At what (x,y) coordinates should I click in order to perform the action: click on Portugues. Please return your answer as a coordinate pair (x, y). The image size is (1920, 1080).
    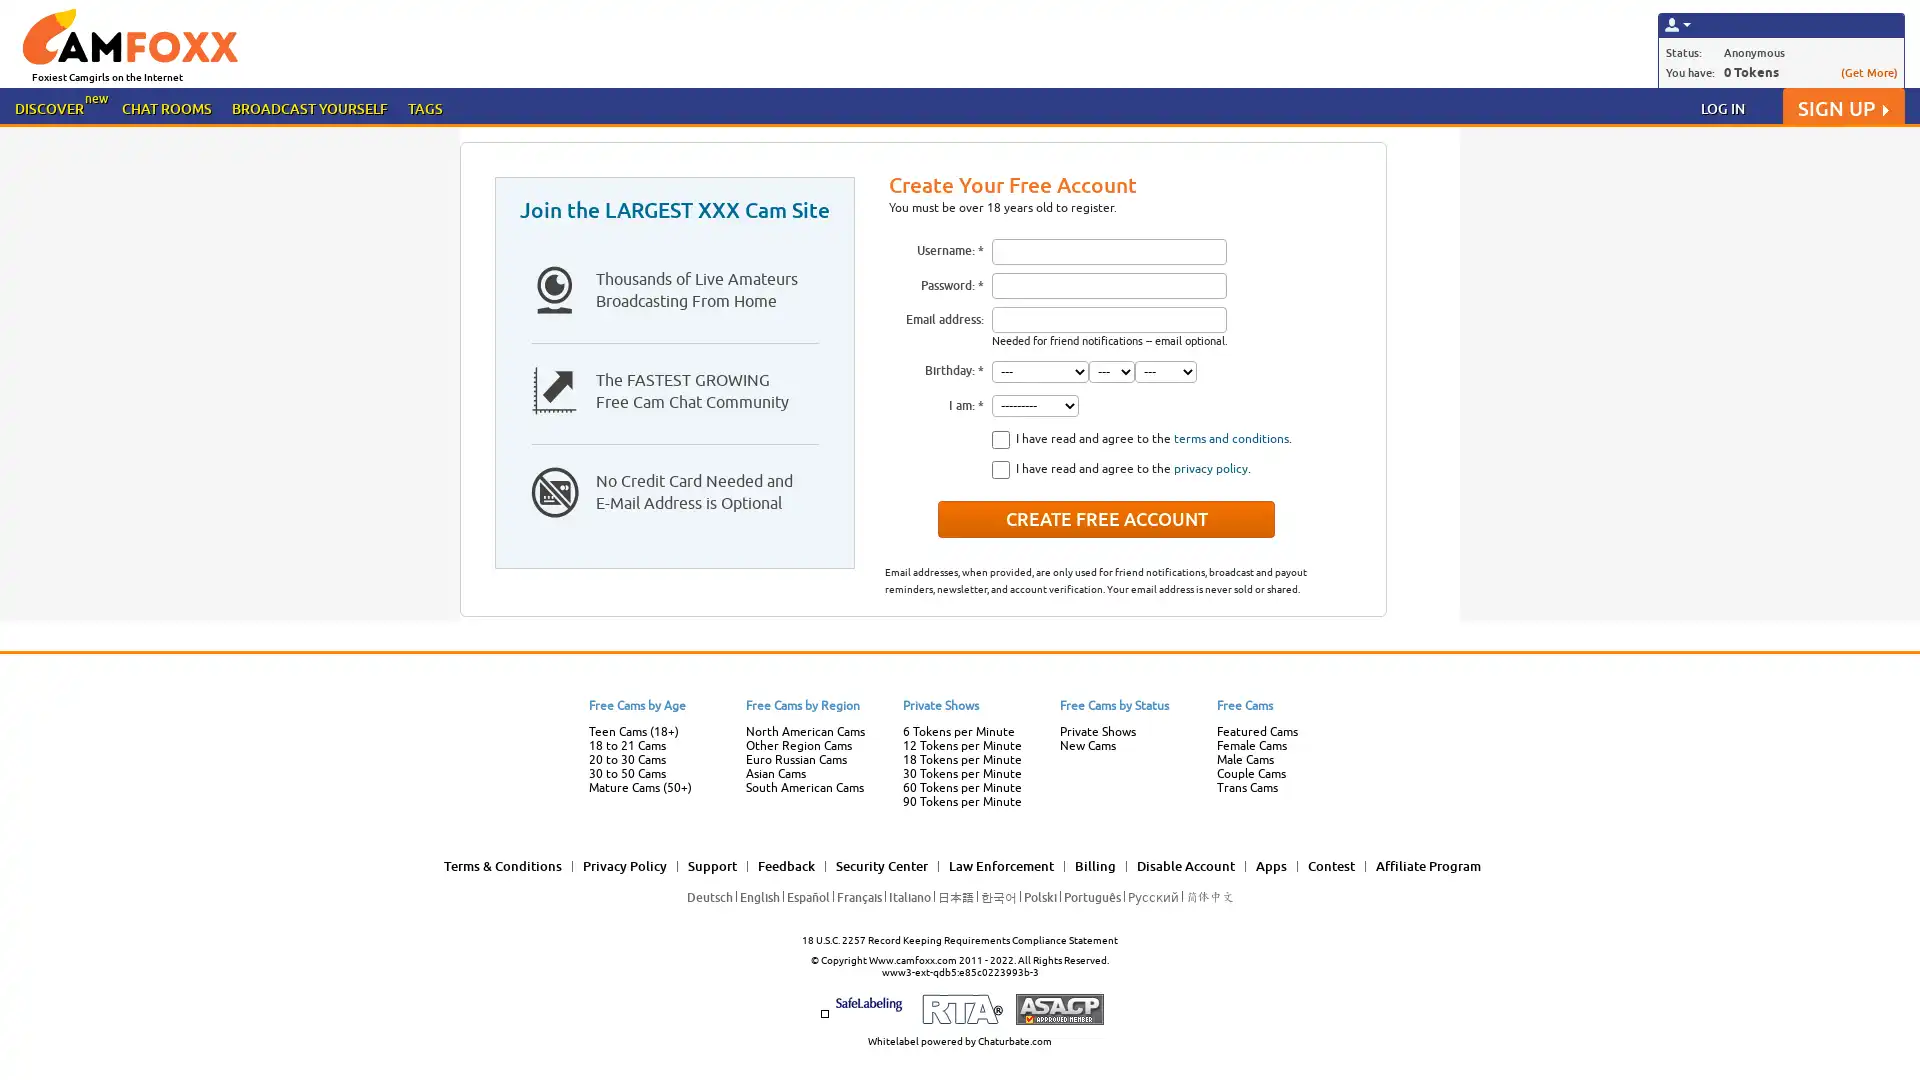
    Looking at the image, I should click on (1091, 897).